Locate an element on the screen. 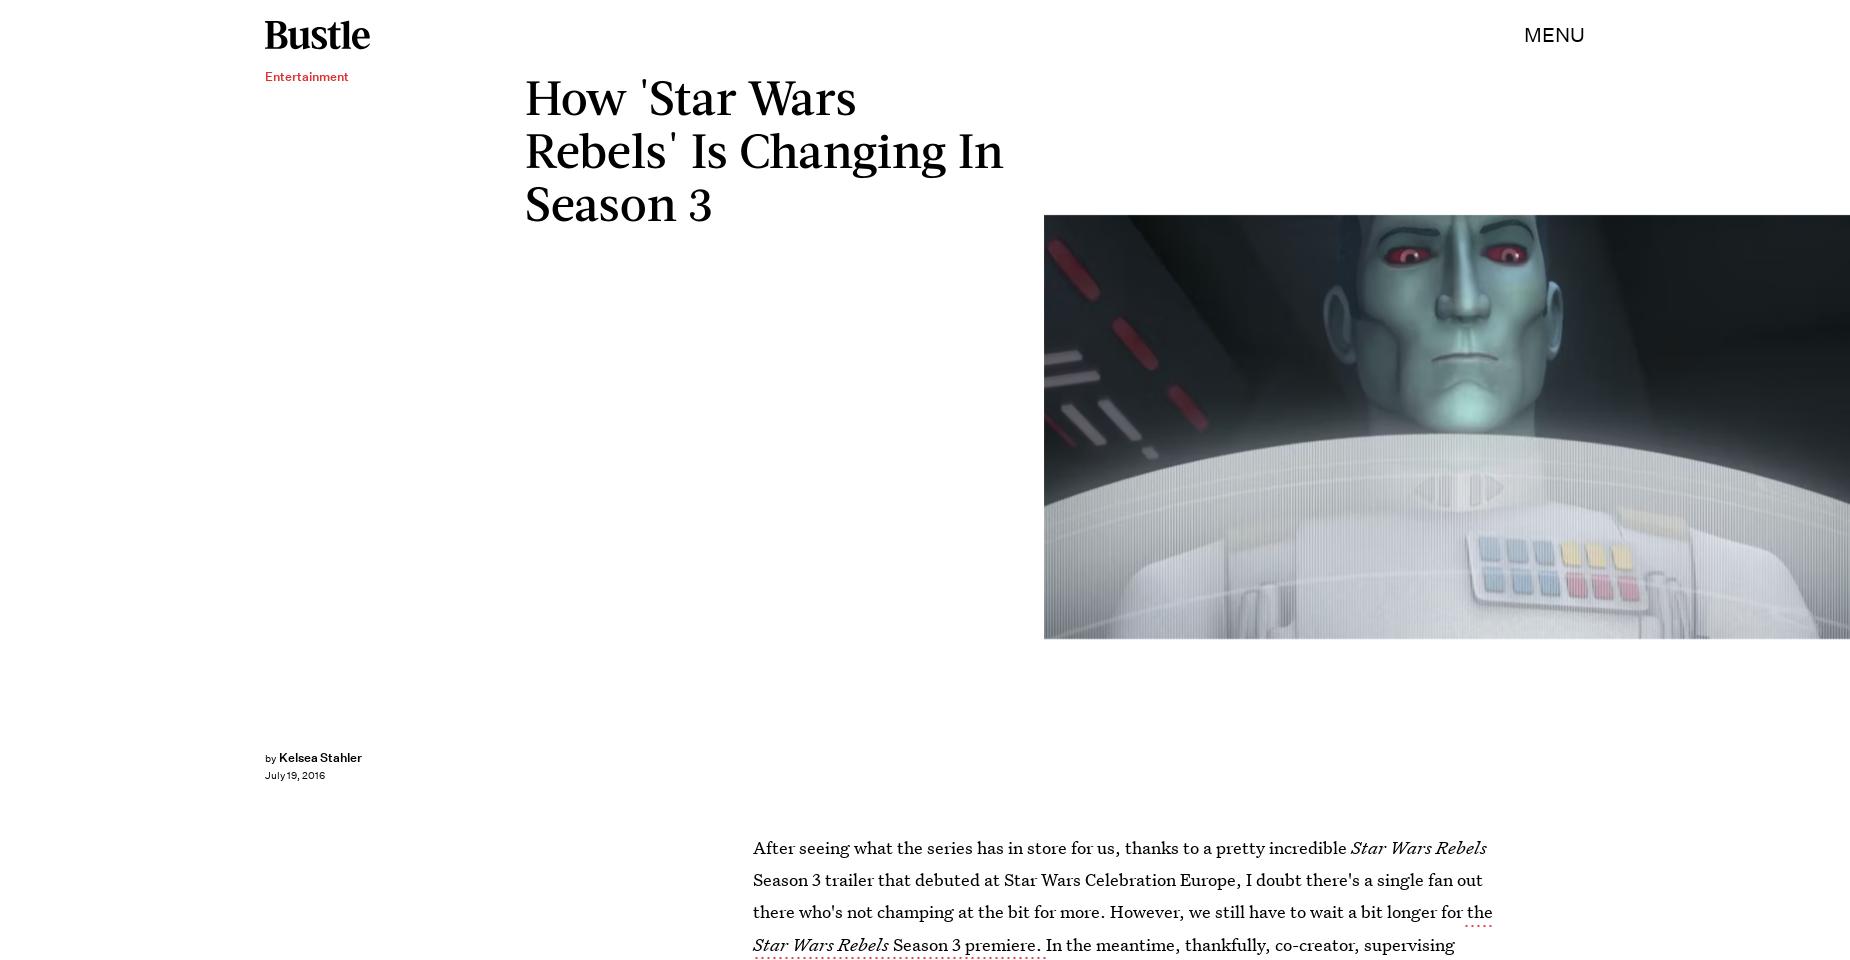  'MENU' is located at coordinates (1554, 34).